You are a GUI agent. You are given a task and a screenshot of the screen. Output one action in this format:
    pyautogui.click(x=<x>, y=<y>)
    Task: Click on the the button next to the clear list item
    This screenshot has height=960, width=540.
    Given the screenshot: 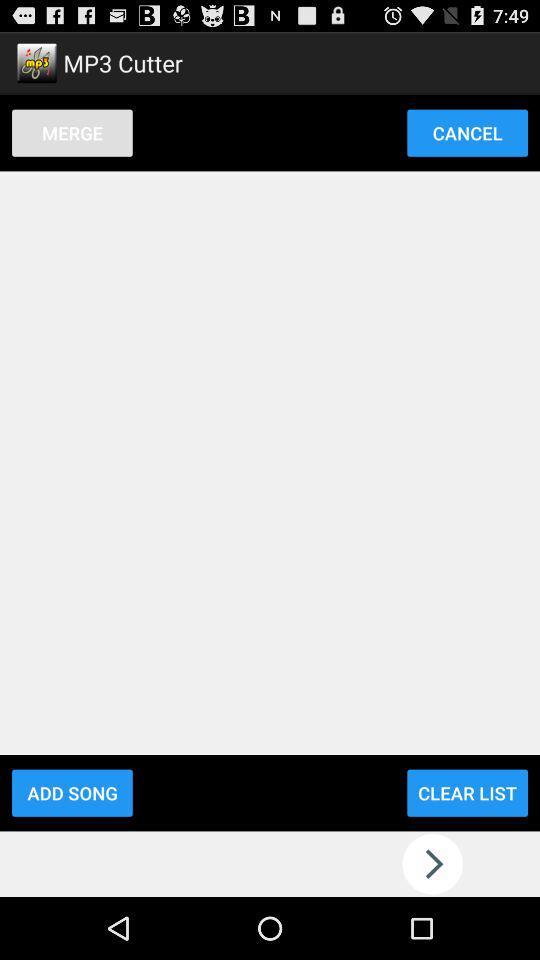 What is the action you would take?
    pyautogui.click(x=71, y=793)
    